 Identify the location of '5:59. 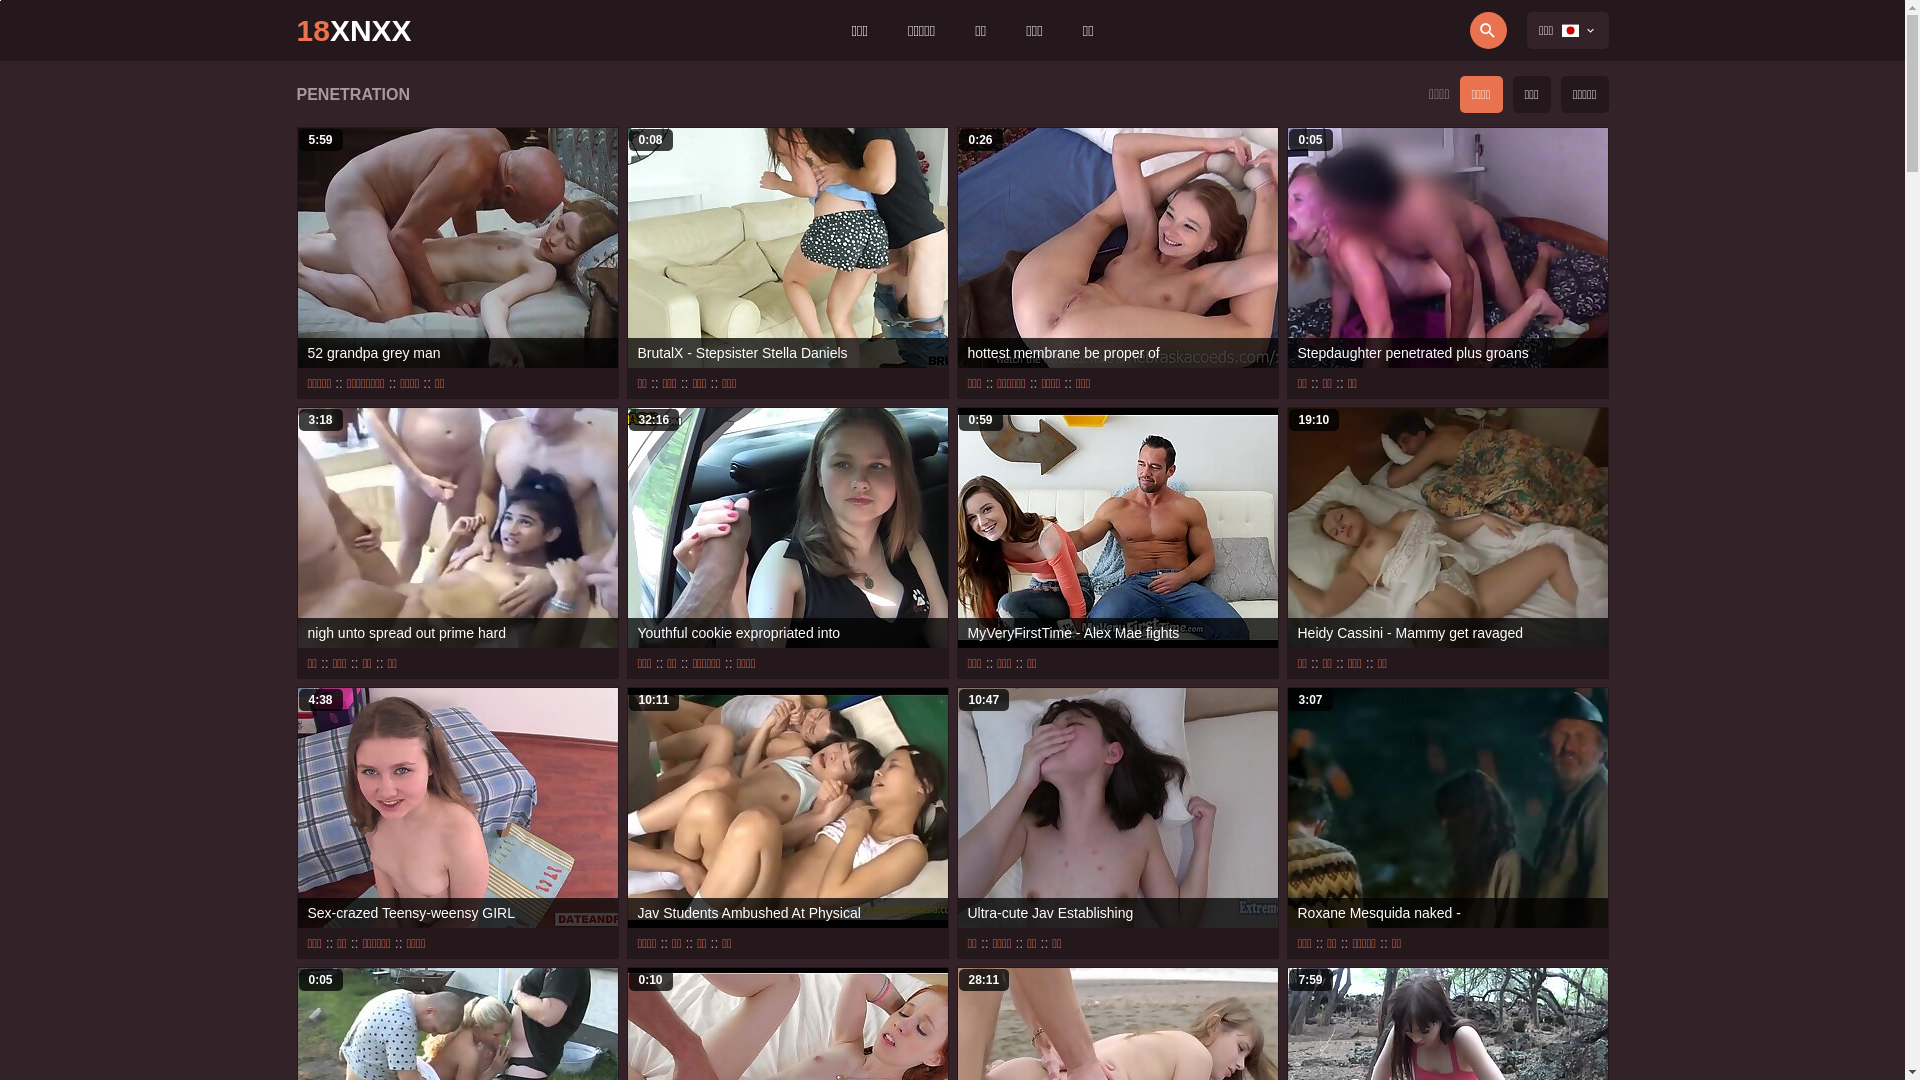
(456, 246).